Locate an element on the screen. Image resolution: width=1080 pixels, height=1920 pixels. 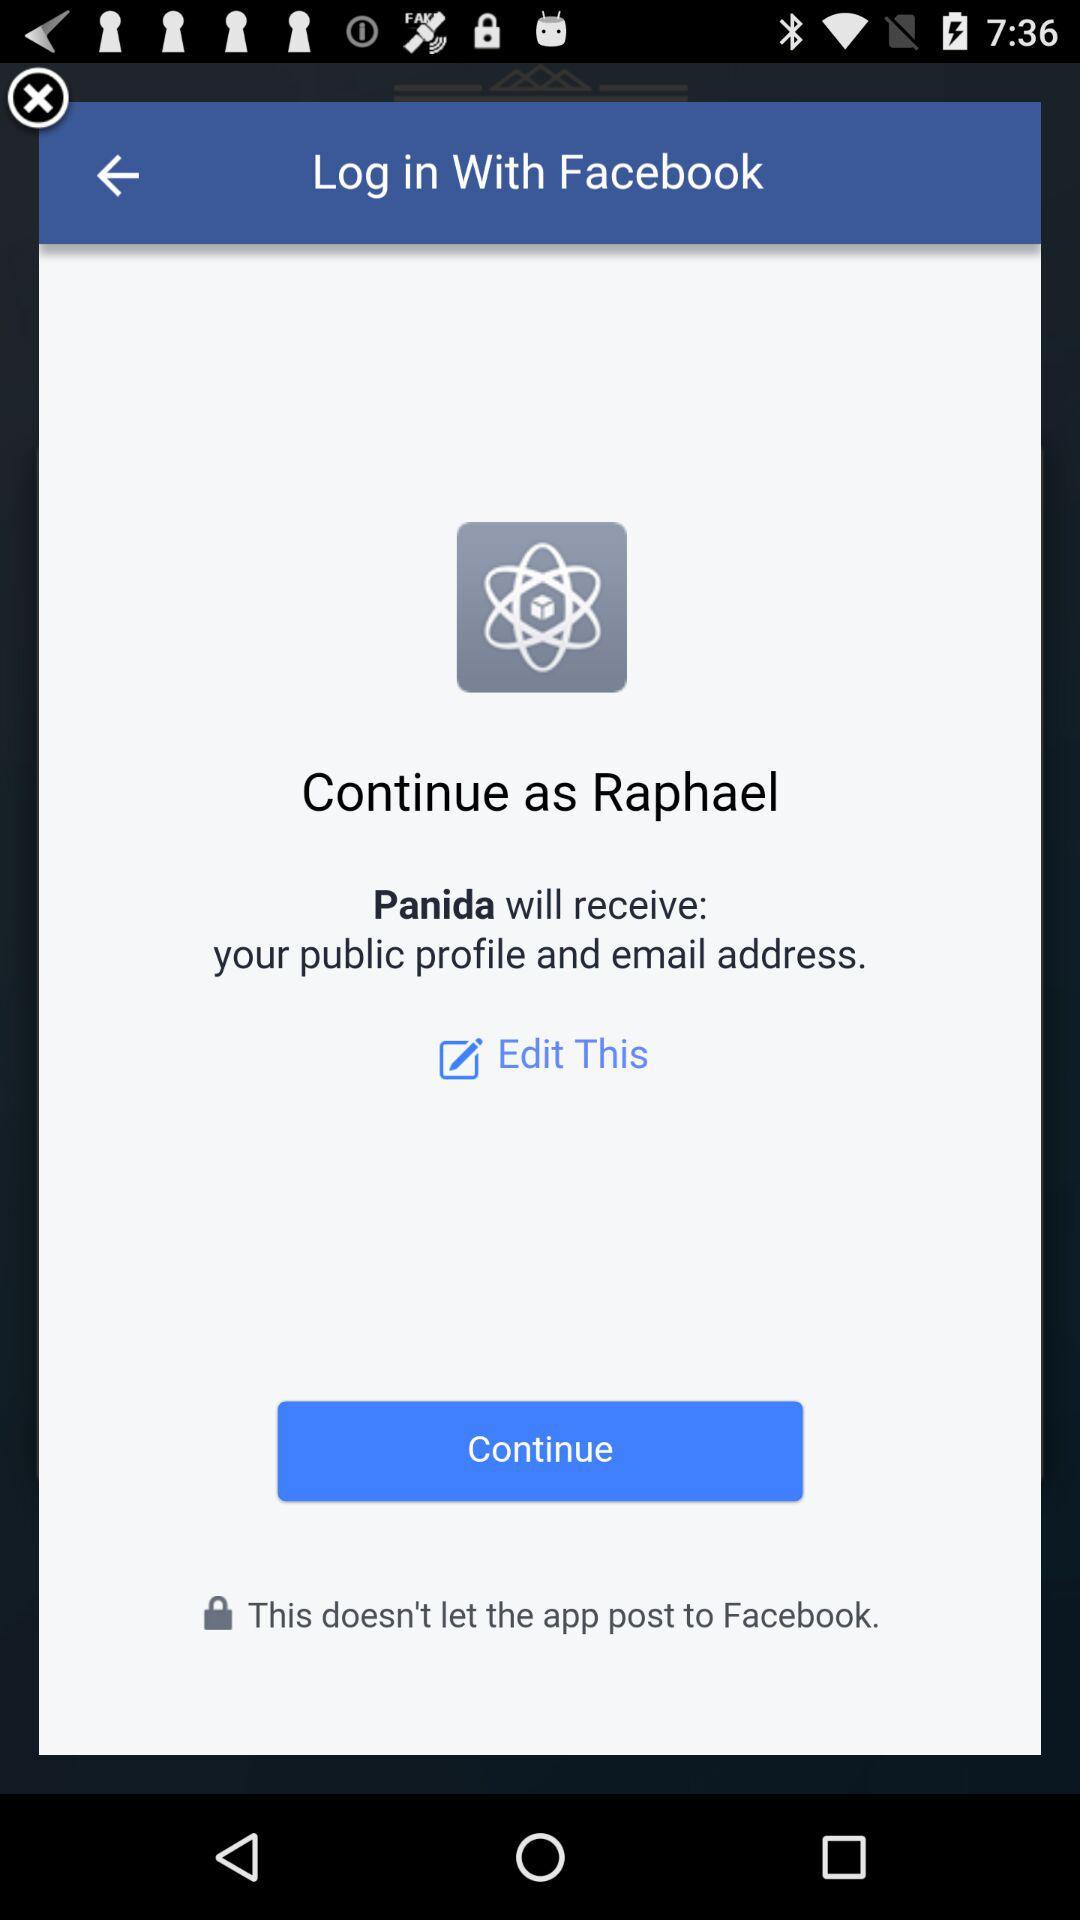
inder pega is located at coordinates (38, 100).